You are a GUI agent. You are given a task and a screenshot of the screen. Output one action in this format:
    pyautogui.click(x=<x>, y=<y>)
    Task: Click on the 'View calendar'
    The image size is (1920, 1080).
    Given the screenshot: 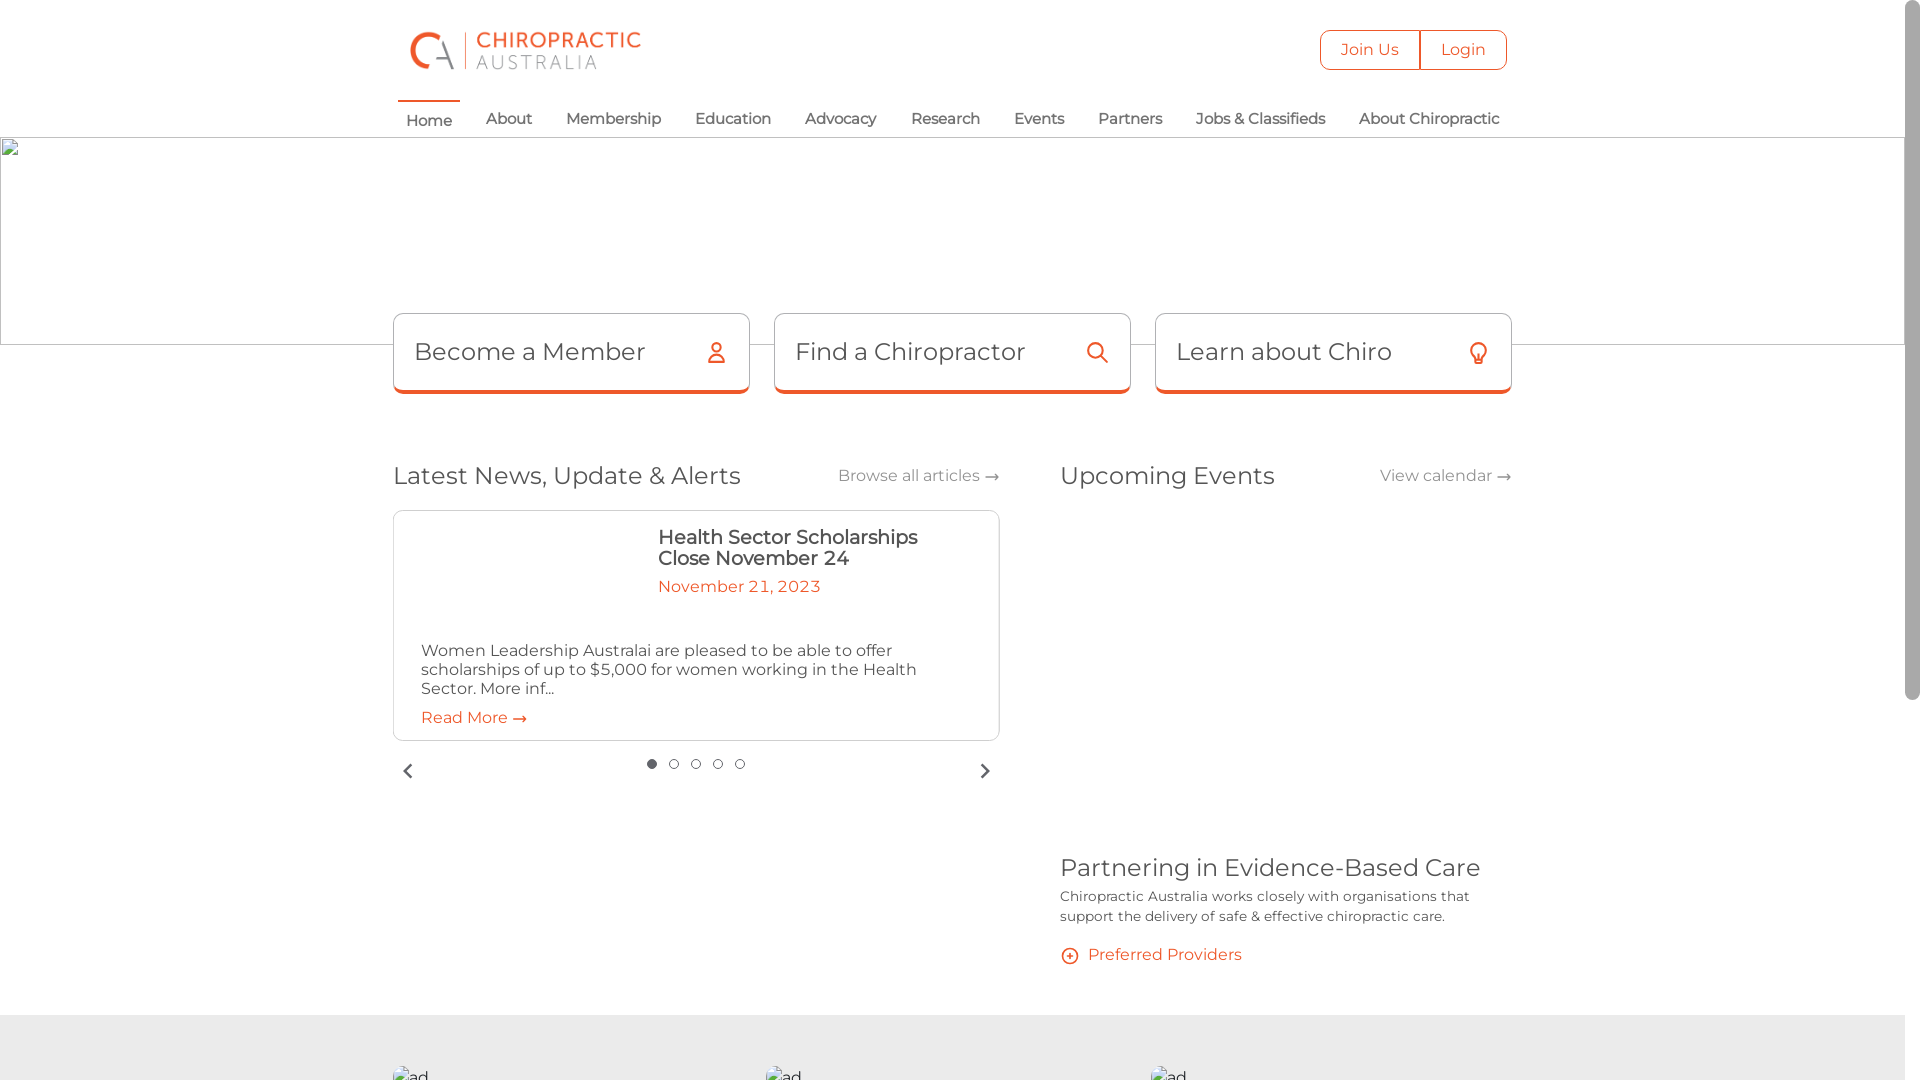 What is the action you would take?
    pyautogui.click(x=1445, y=475)
    